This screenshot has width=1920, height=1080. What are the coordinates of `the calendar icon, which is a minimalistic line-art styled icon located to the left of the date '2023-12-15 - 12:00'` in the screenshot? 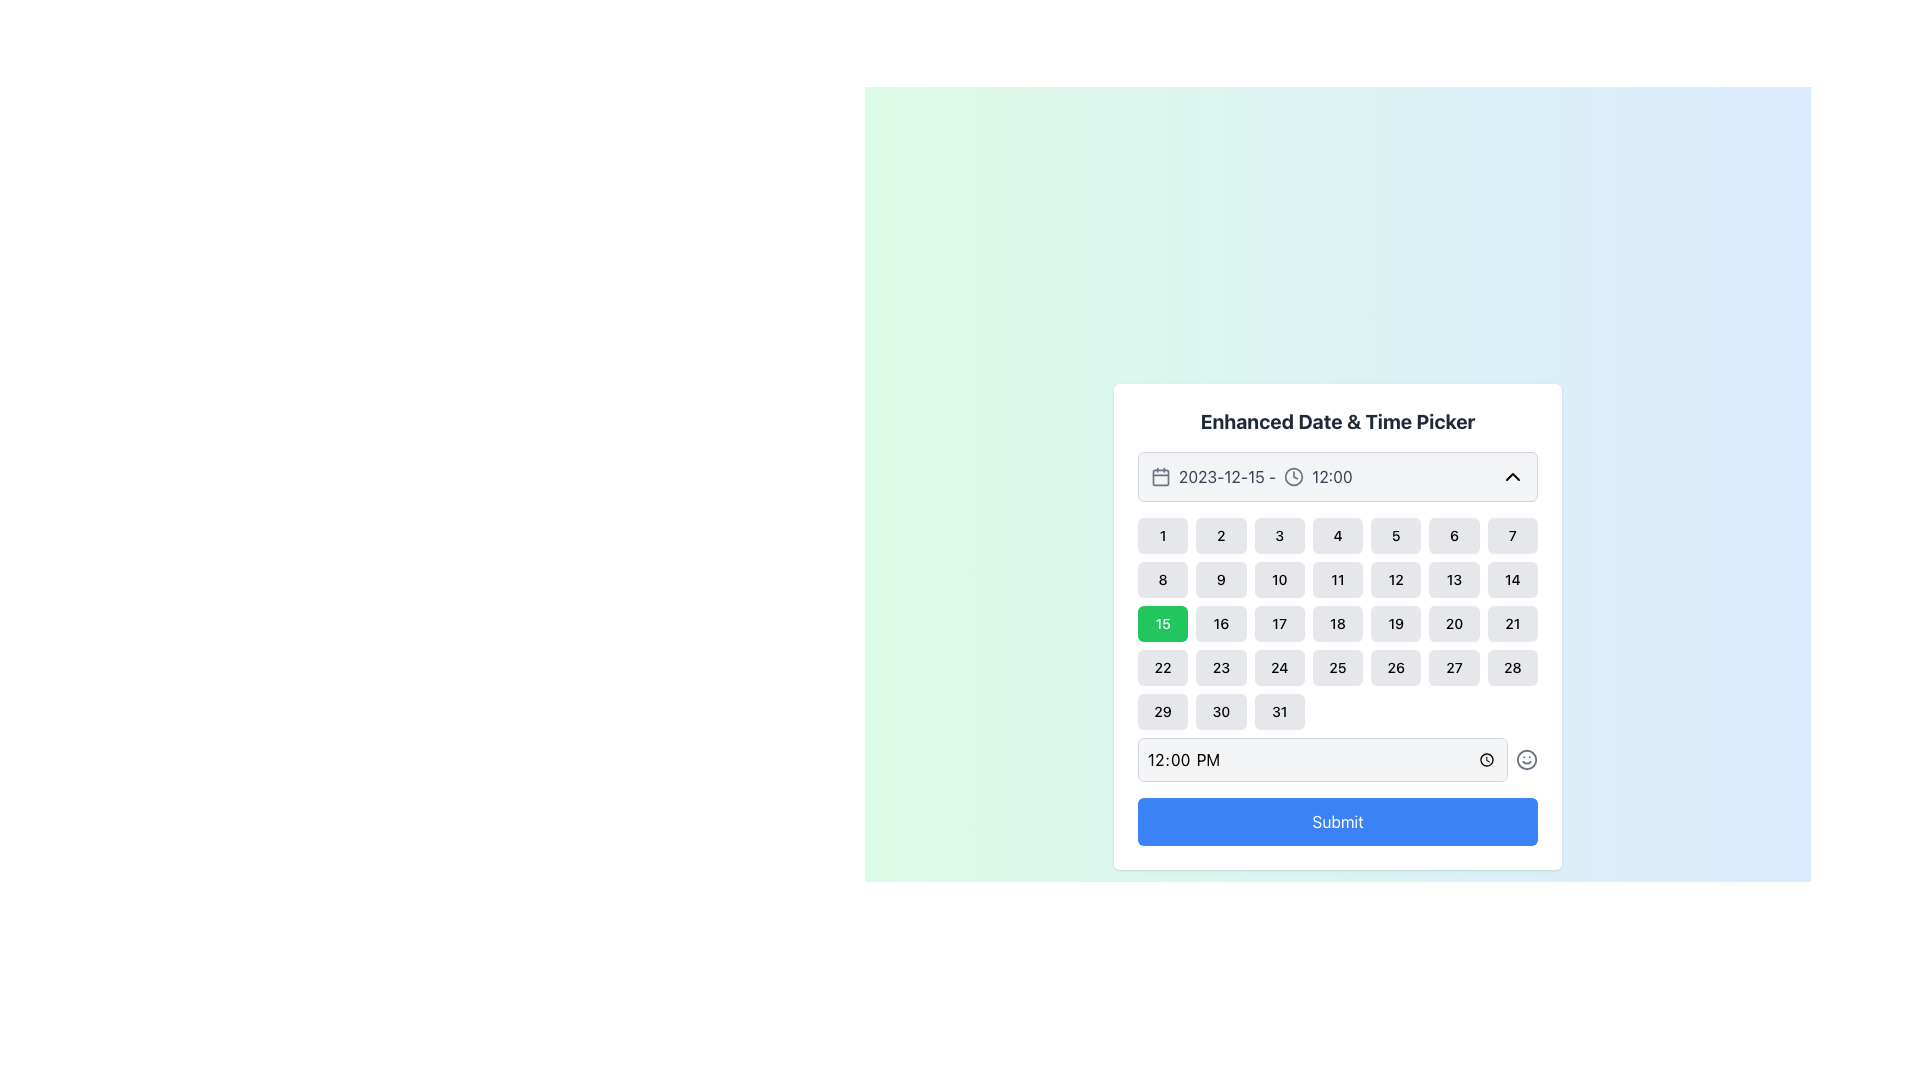 It's located at (1161, 477).